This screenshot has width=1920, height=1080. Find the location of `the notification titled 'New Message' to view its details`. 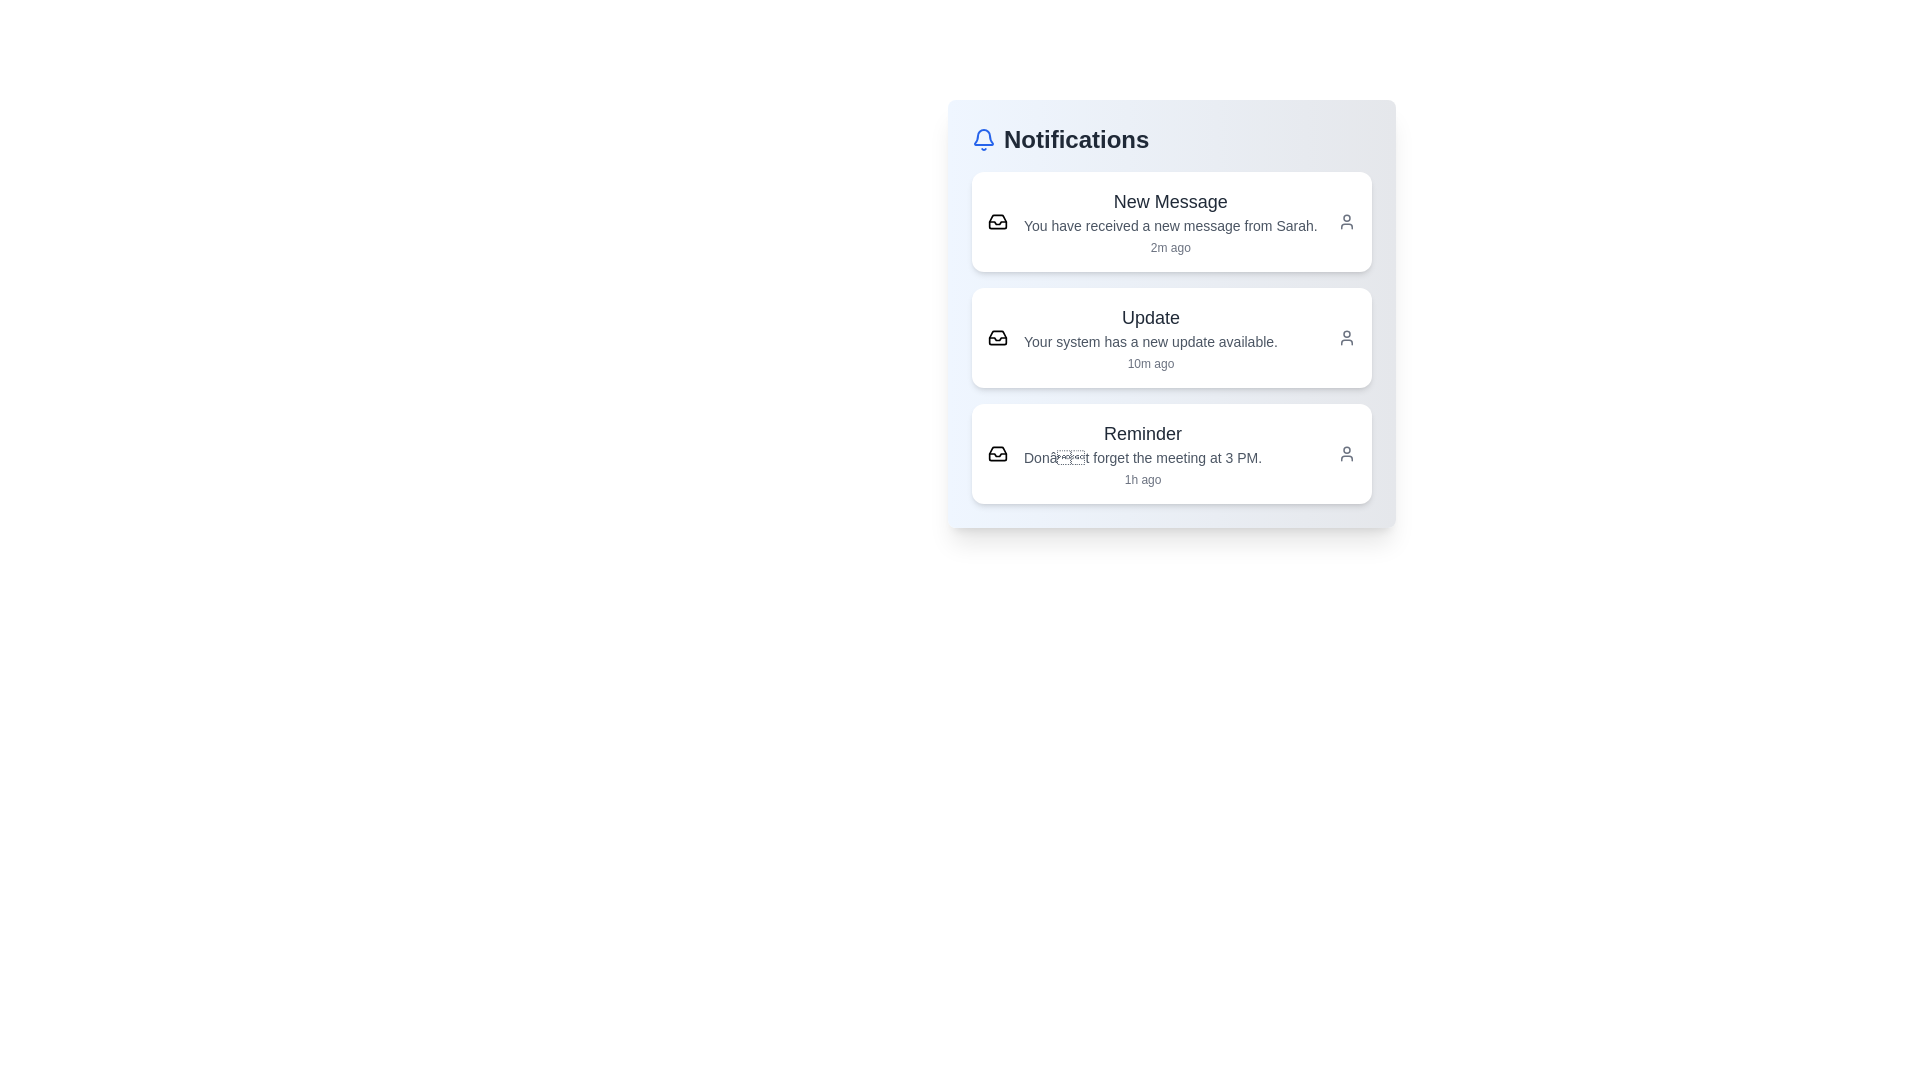

the notification titled 'New Message' to view its details is located at coordinates (1171, 222).